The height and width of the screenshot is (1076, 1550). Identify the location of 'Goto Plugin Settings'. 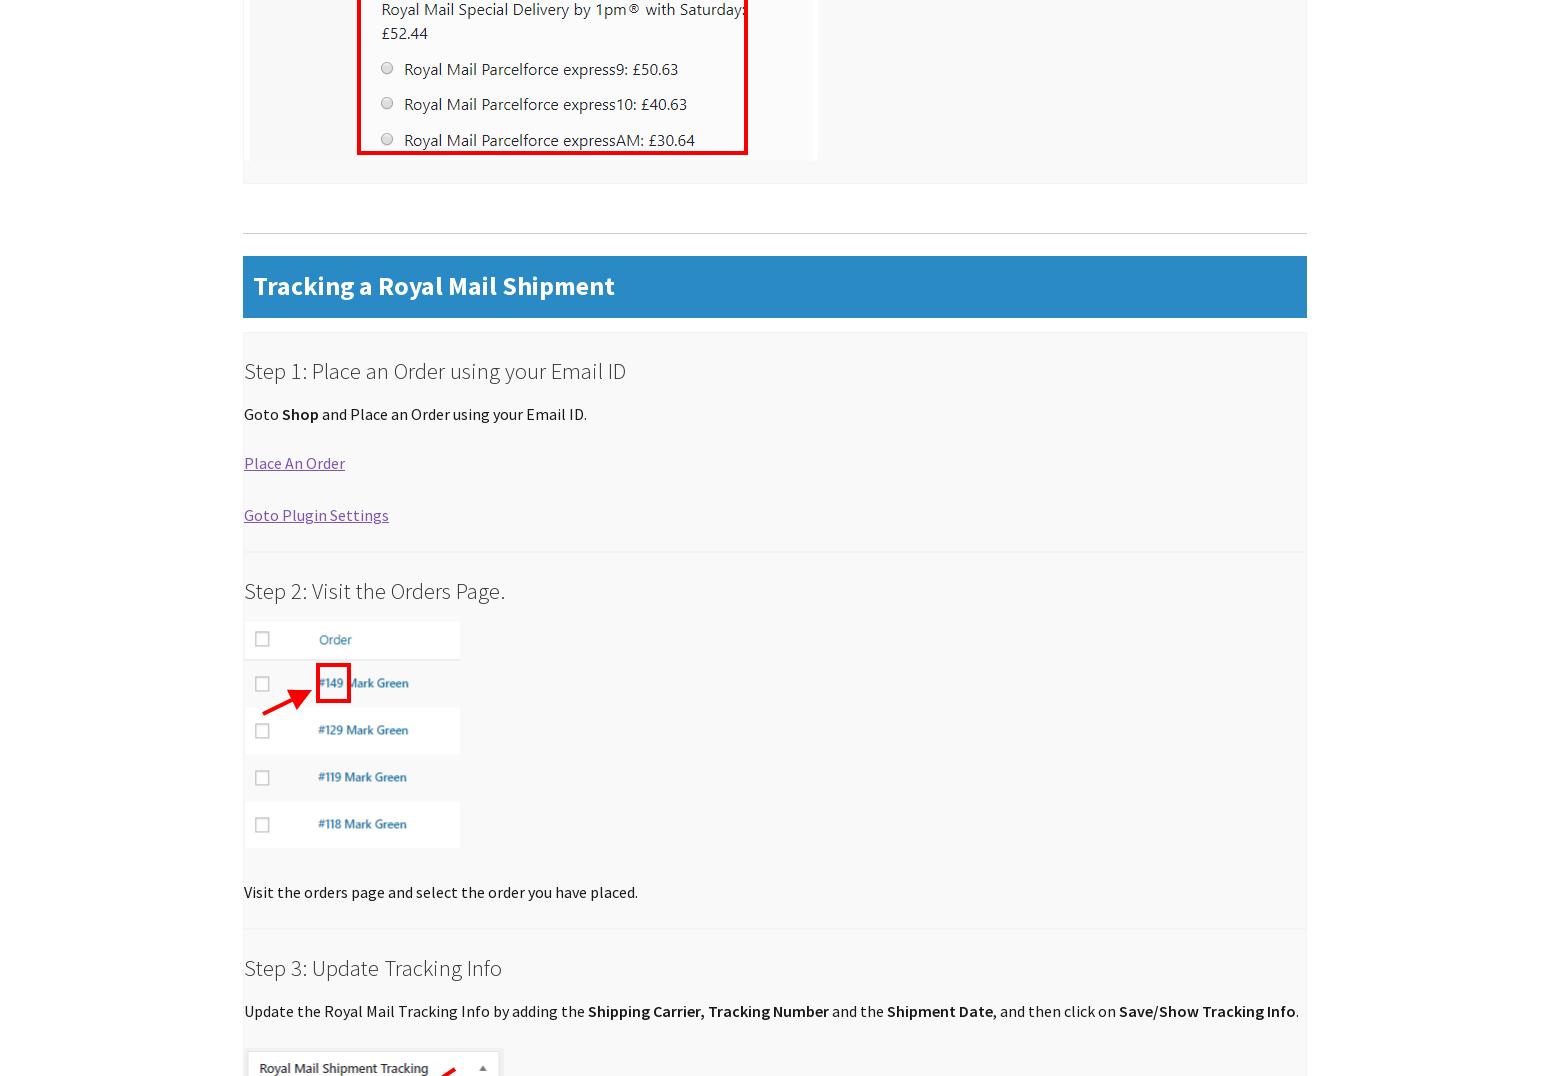
(315, 514).